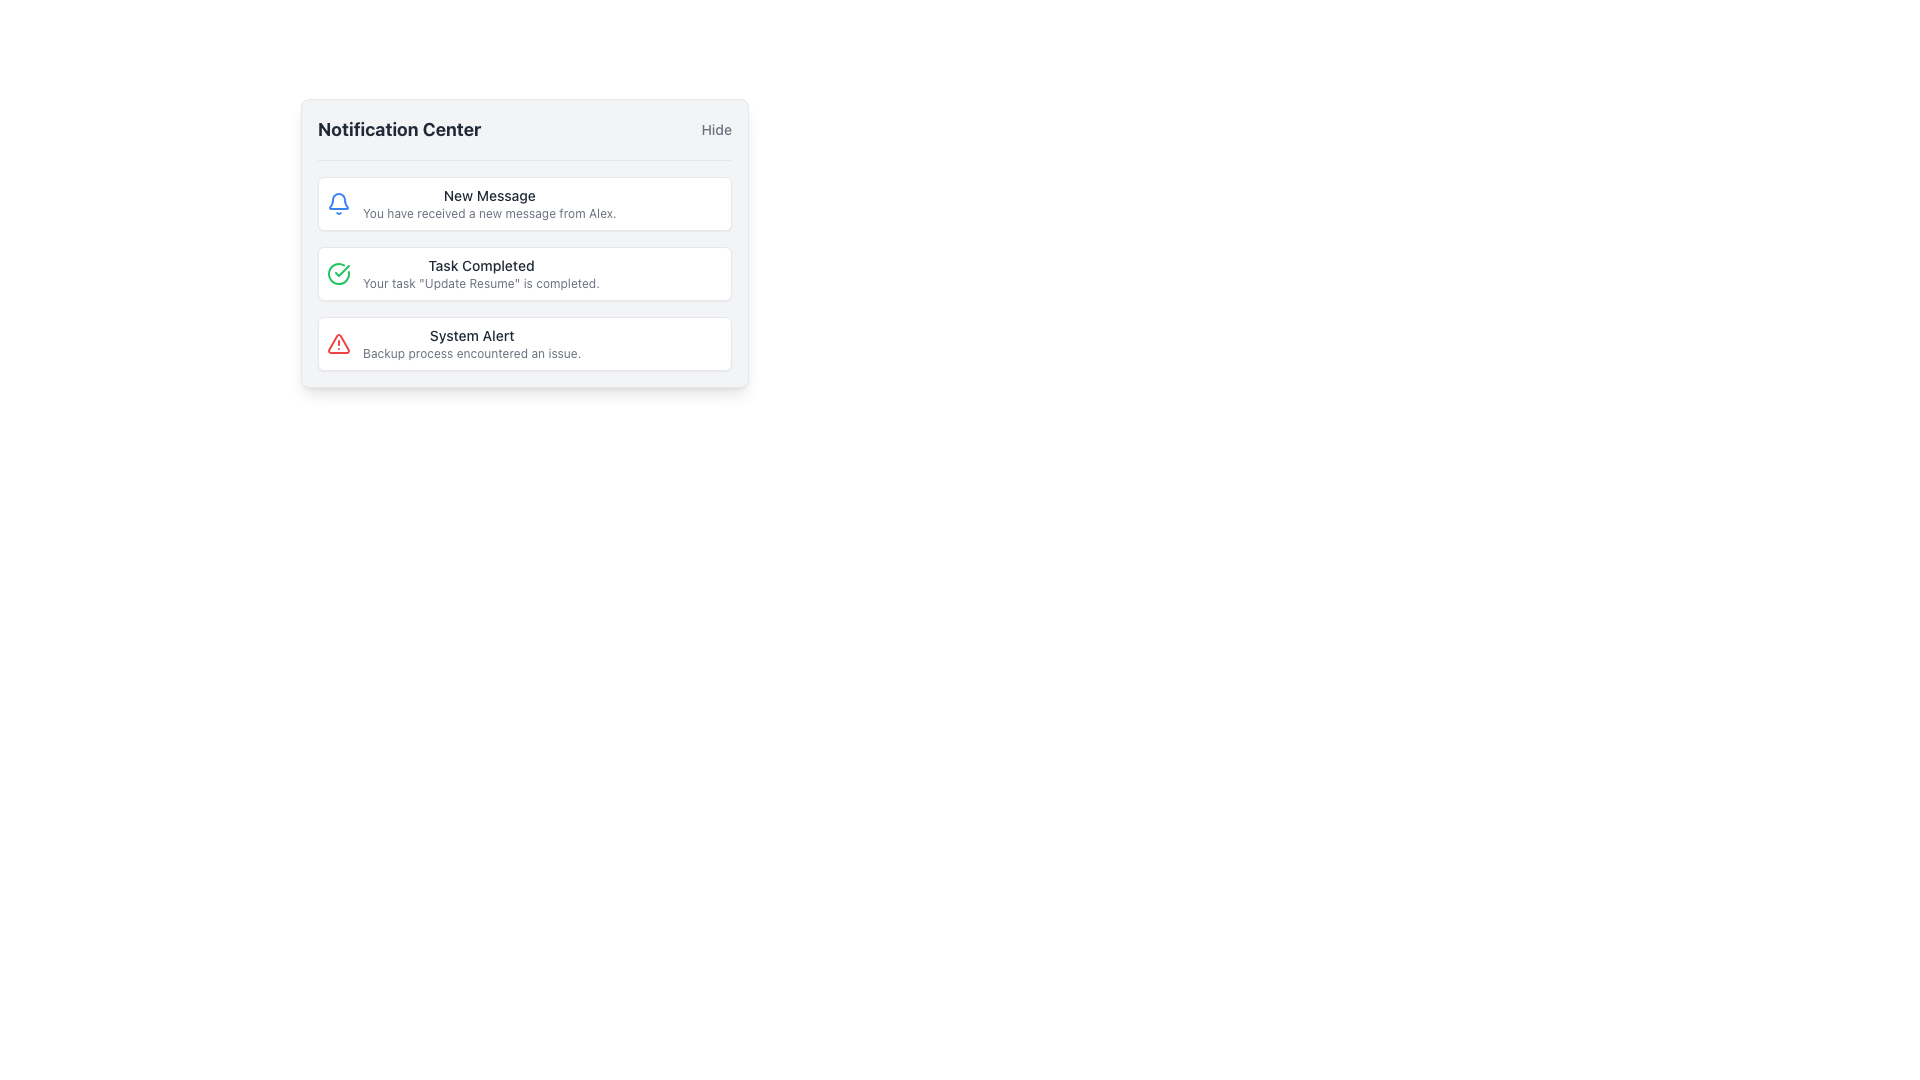 Image resolution: width=1920 pixels, height=1080 pixels. What do you see at coordinates (339, 273) in the screenshot?
I see `the green circular icon with a checkmark indicating a completed task, located next to the text 'Task Completed' in the second notification item of the Notification Center` at bounding box center [339, 273].